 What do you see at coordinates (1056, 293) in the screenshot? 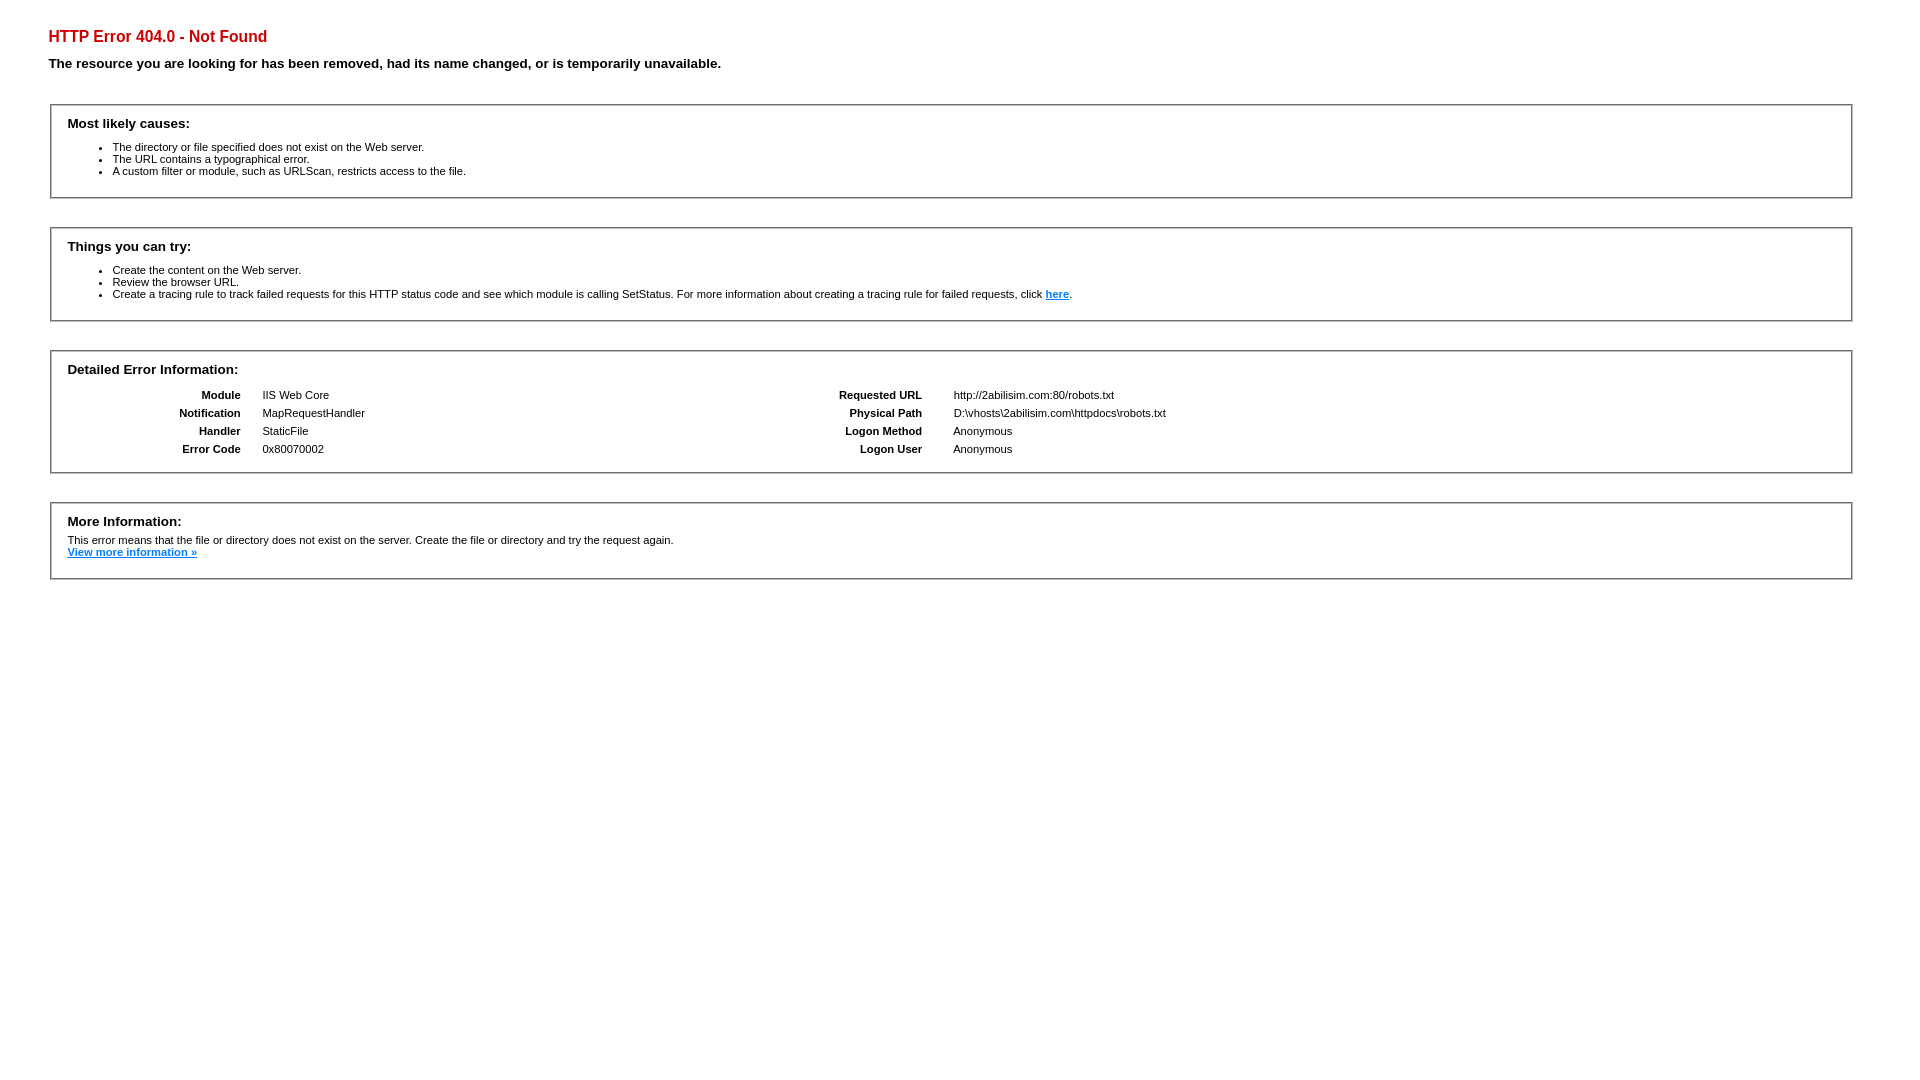
I see `'here'` at bounding box center [1056, 293].